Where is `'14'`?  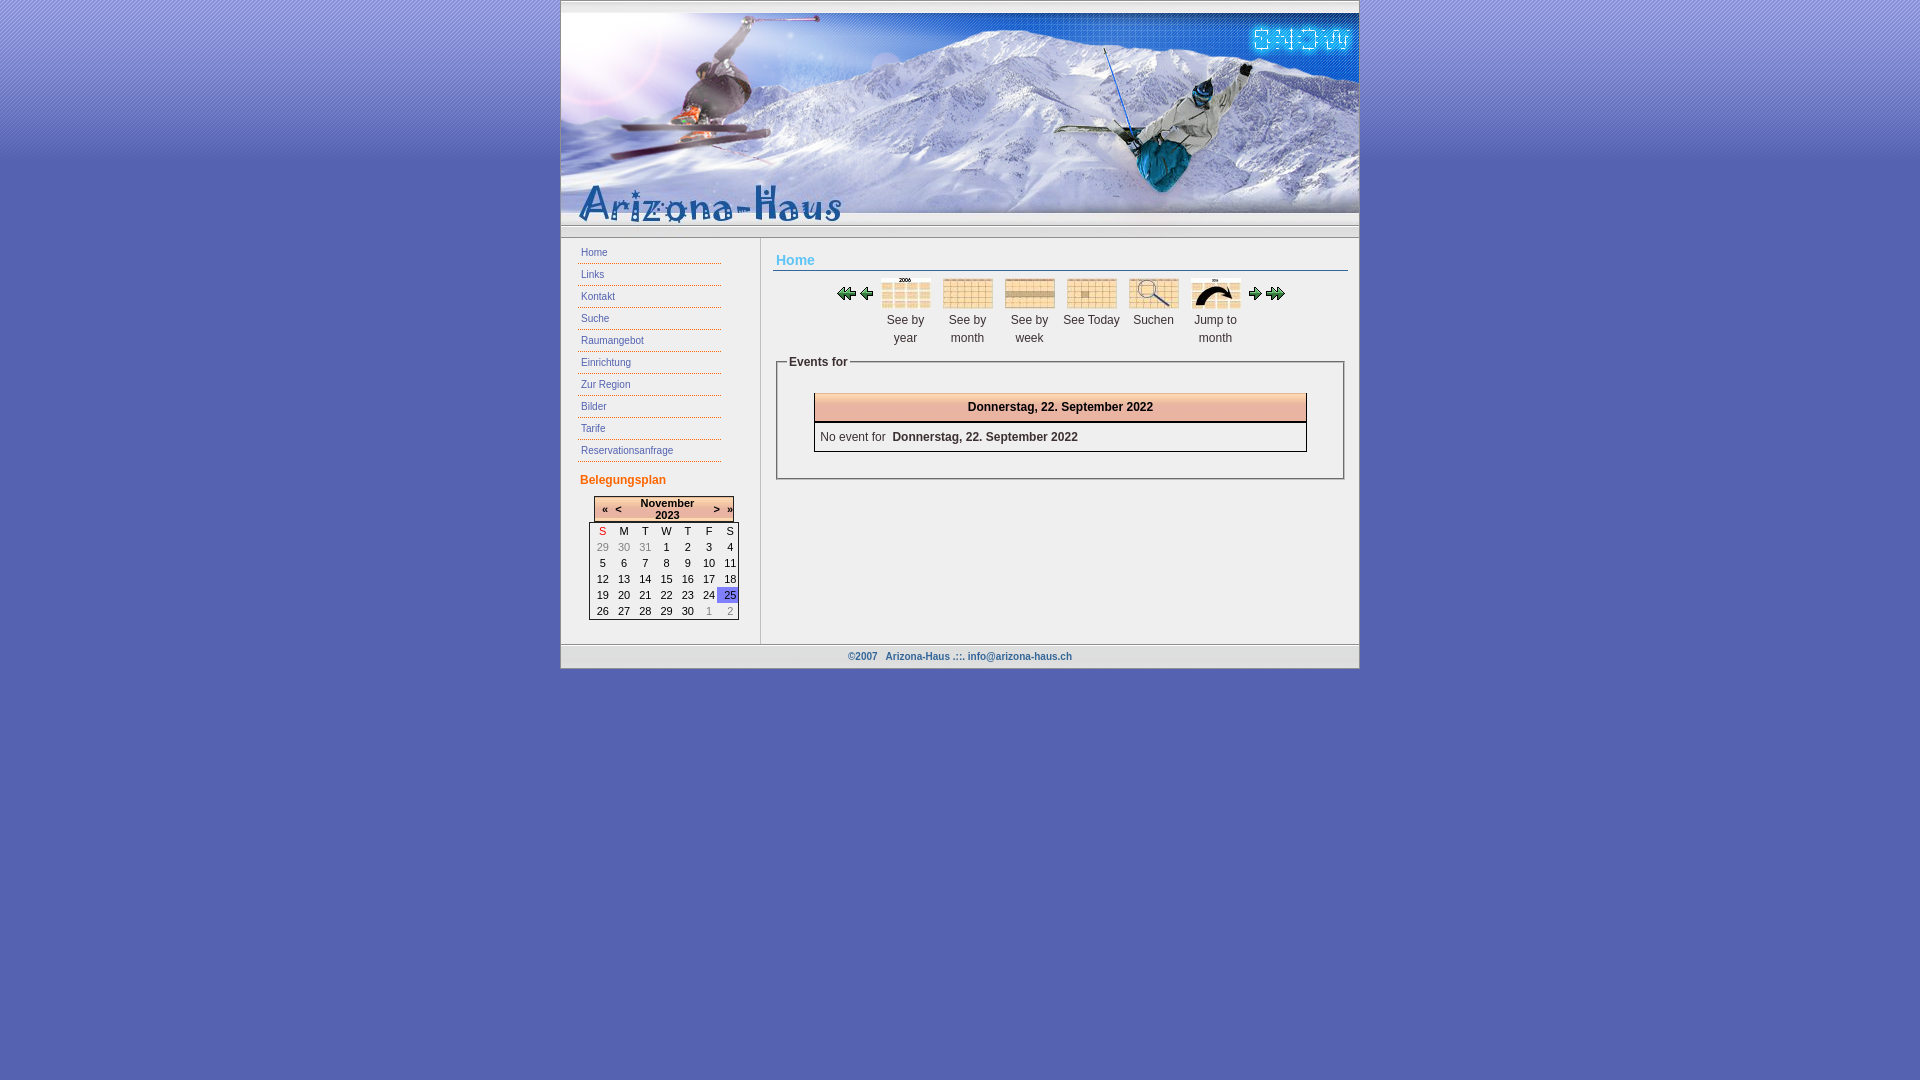 '14' is located at coordinates (644, 578).